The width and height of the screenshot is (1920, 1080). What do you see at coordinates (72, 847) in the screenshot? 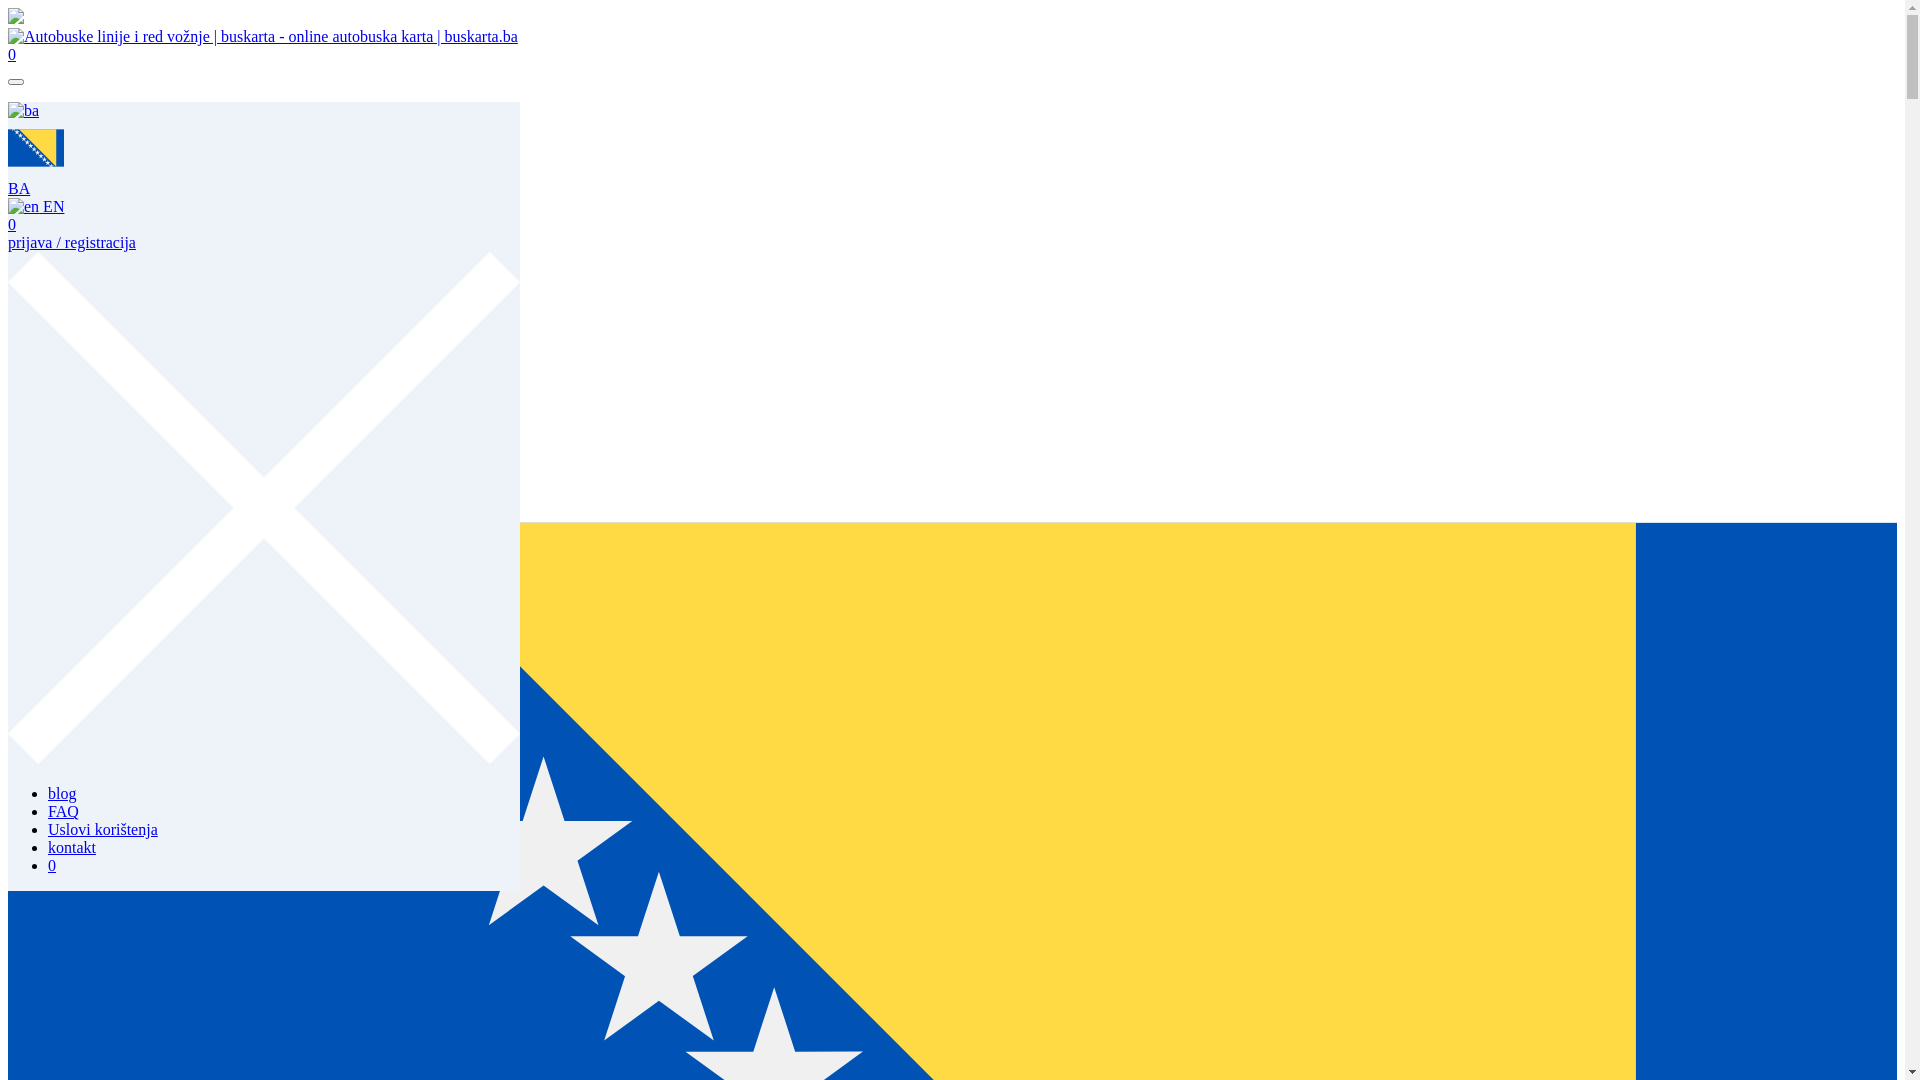
I see `'kontakt'` at bounding box center [72, 847].